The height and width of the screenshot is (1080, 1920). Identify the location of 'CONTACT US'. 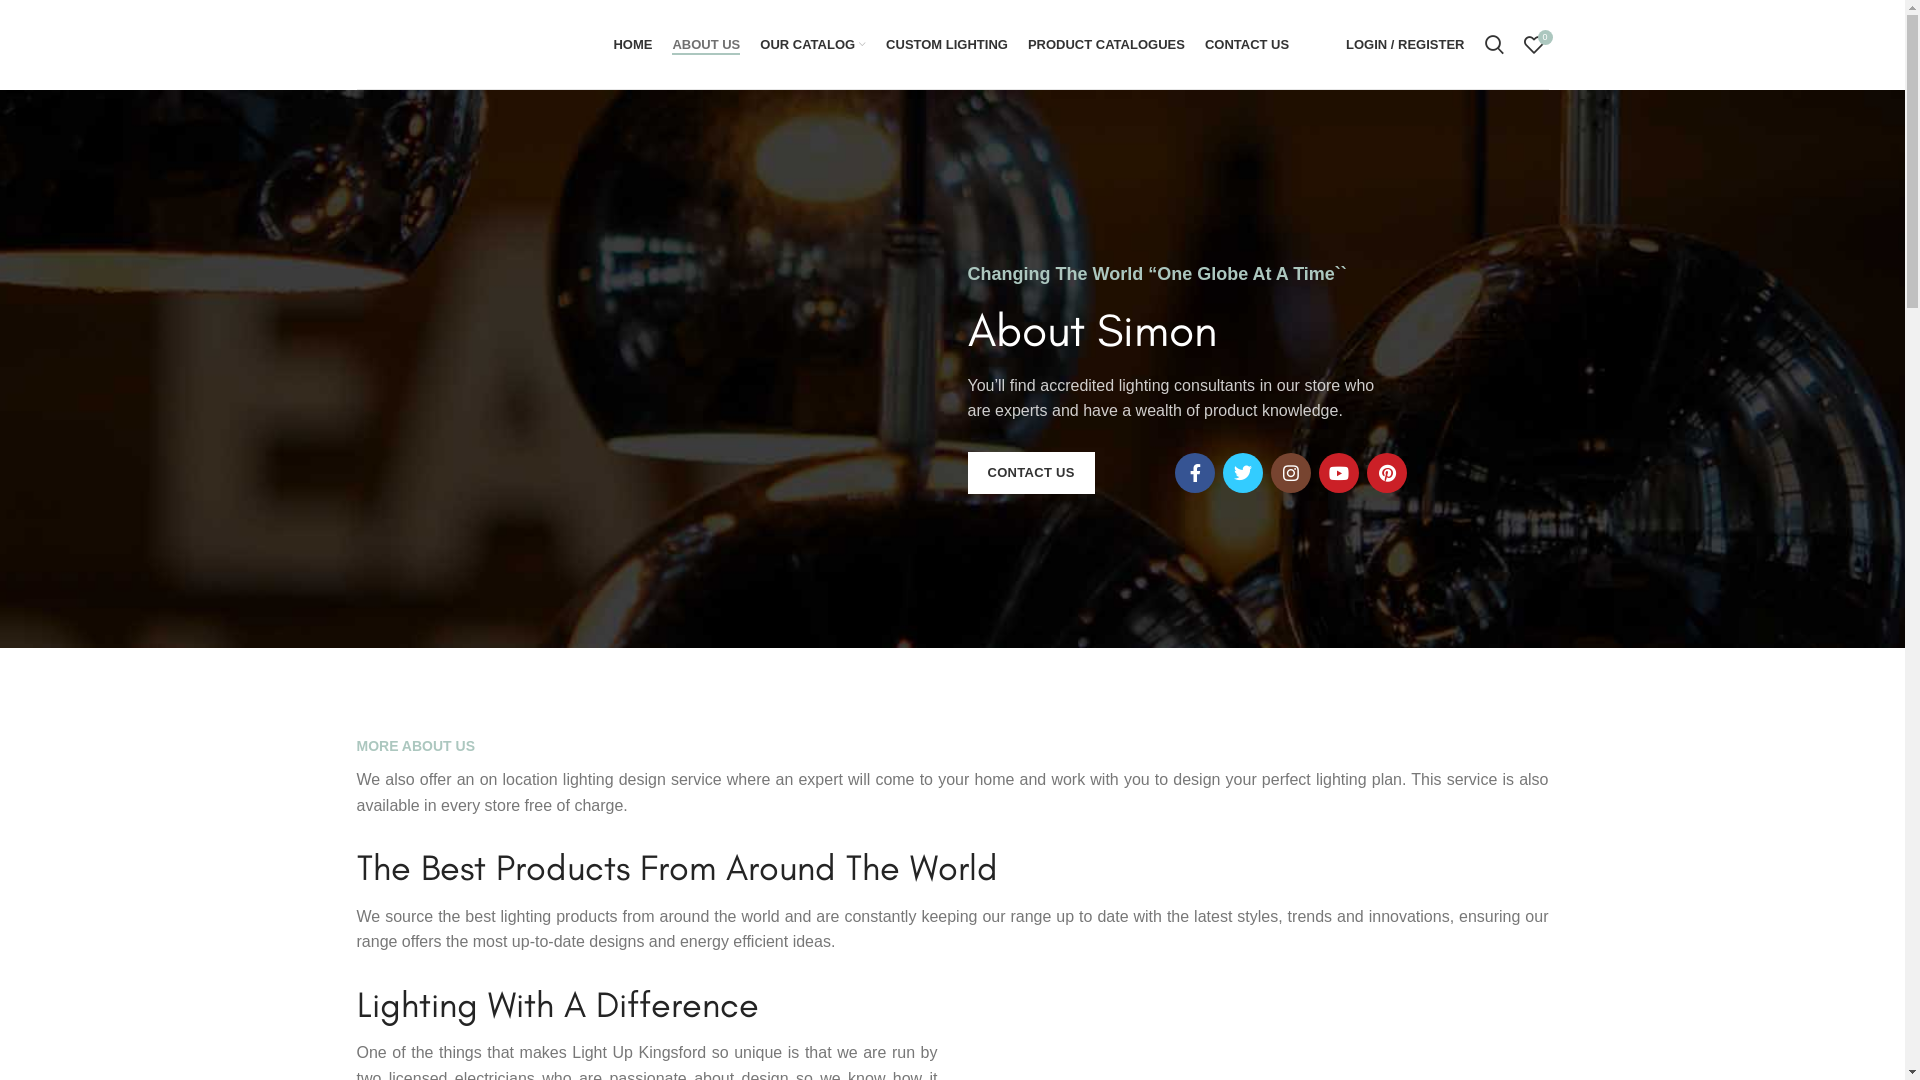
(1031, 473).